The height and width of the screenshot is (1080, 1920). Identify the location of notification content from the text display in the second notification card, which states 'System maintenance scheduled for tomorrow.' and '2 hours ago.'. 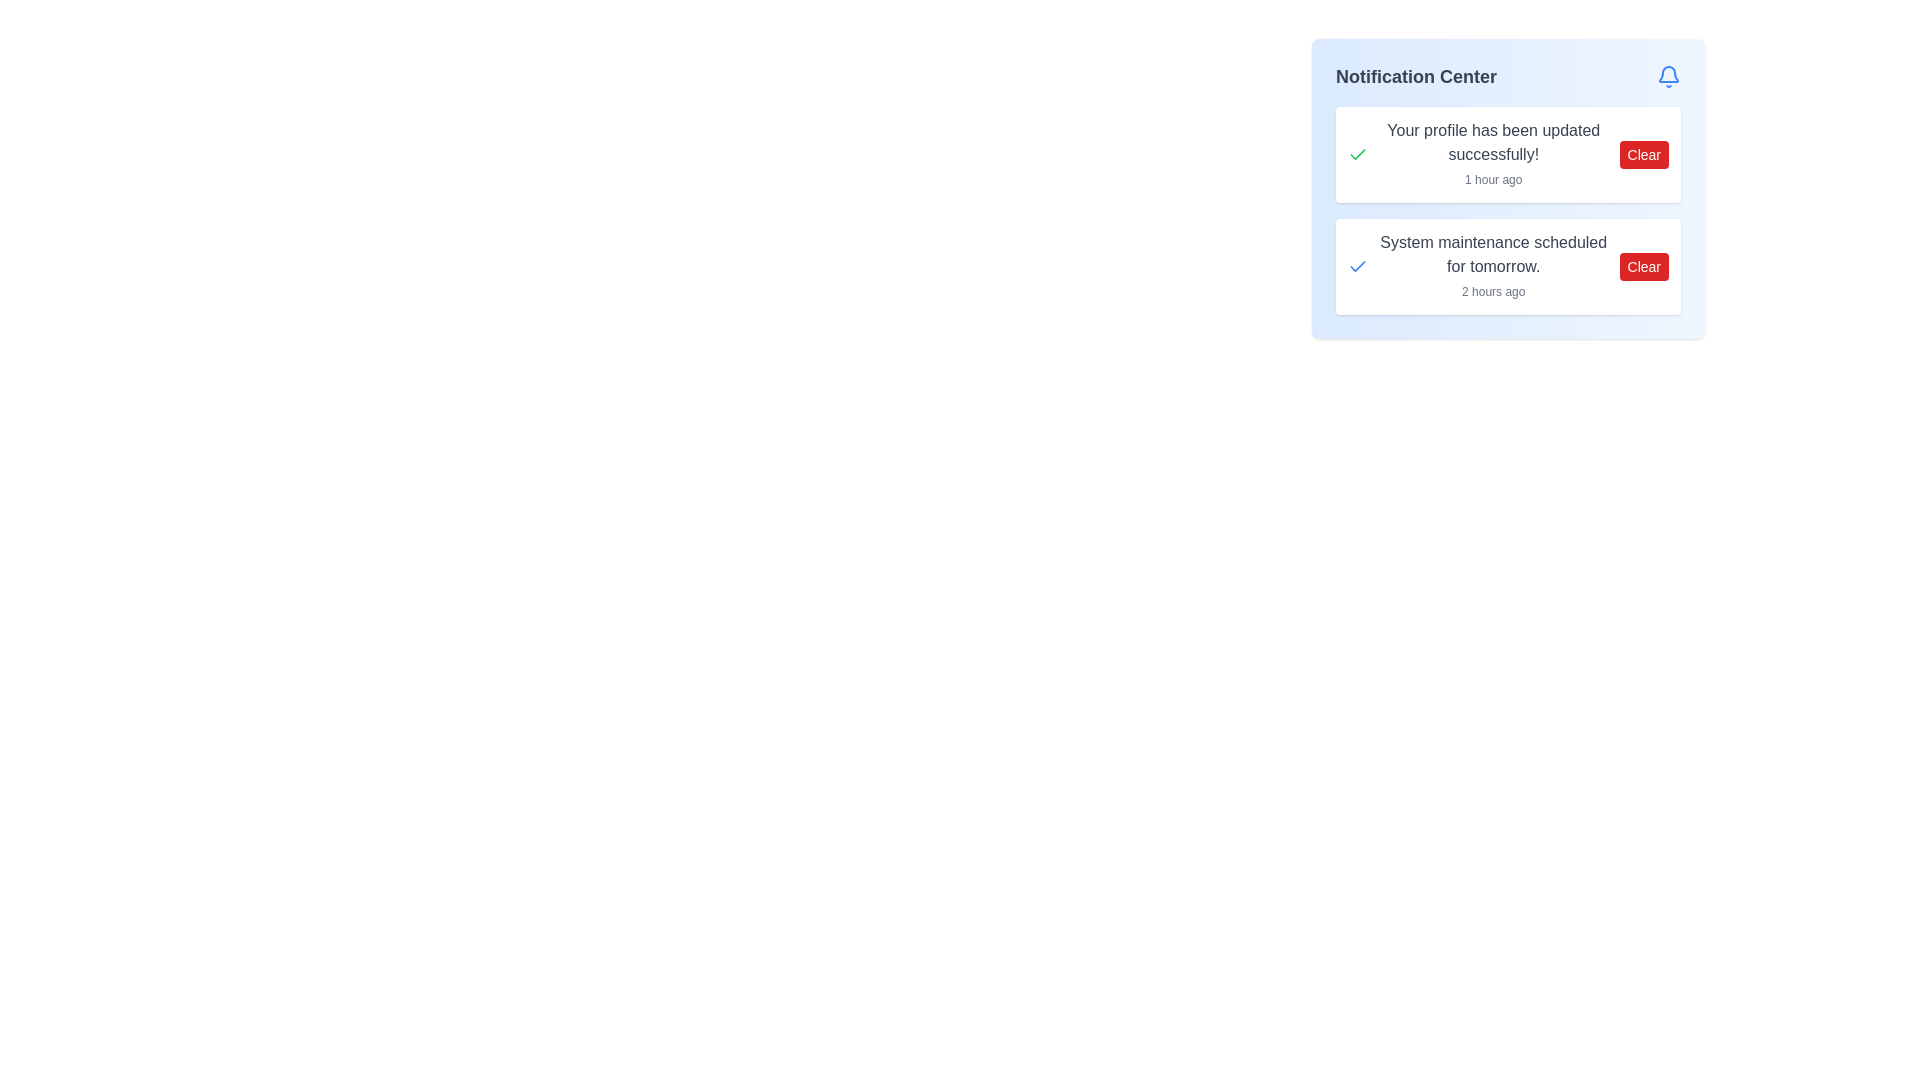
(1493, 265).